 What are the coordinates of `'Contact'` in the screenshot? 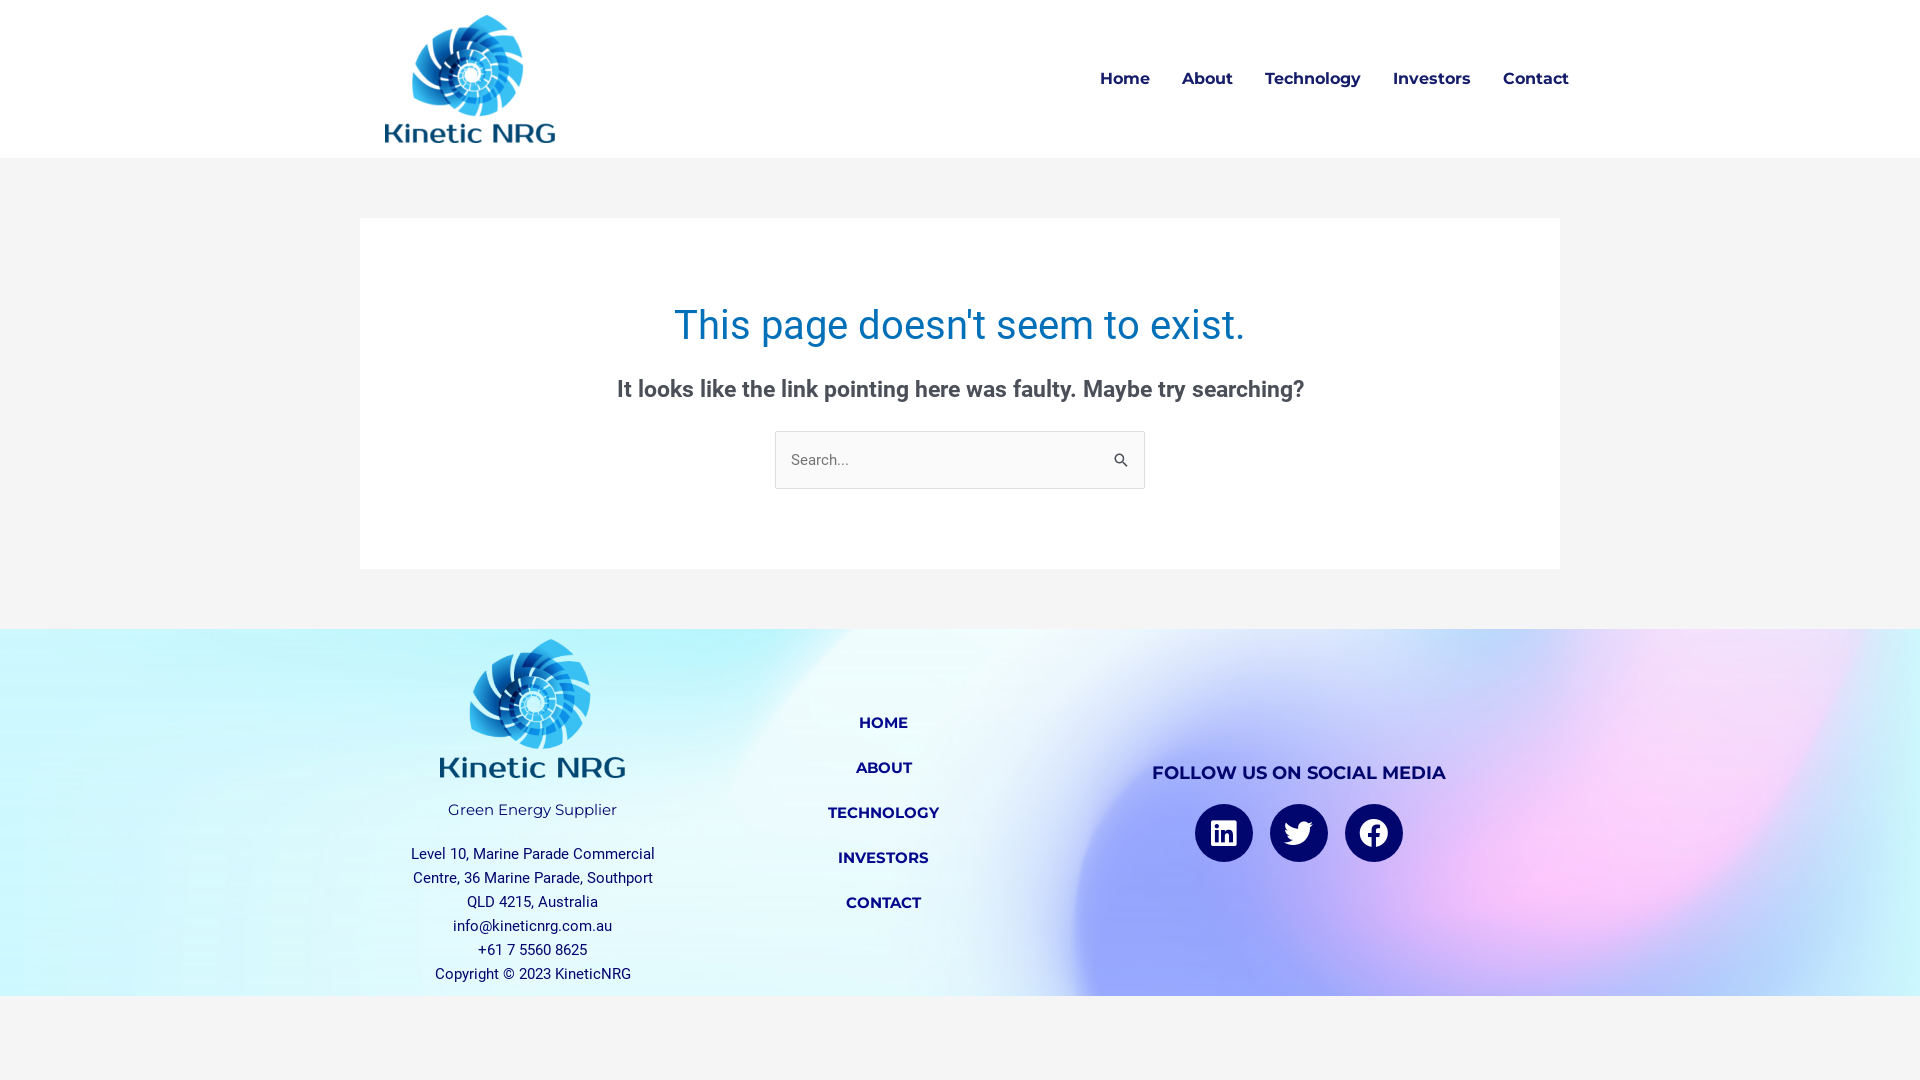 It's located at (1487, 77).